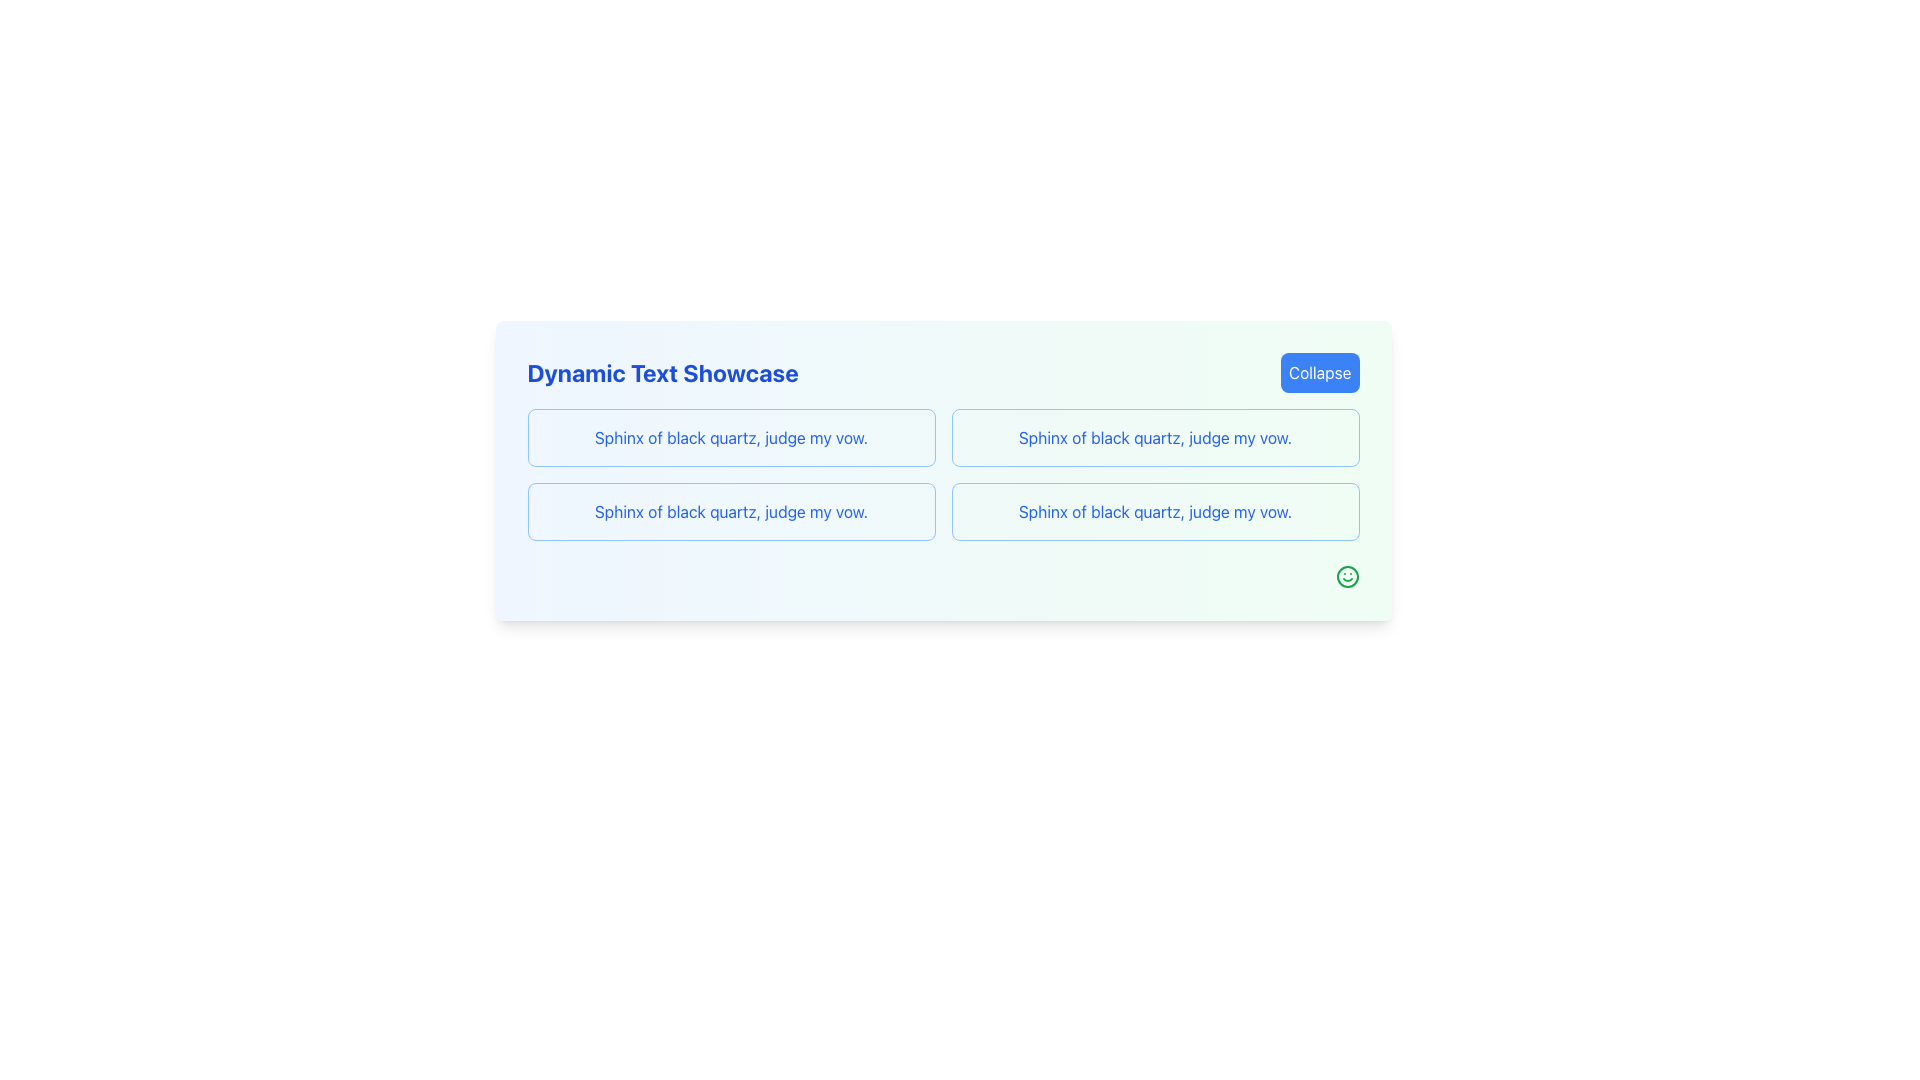  What do you see at coordinates (730, 511) in the screenshot?
I see `the static text display component located in the middle-left sub-section of the grid layout, which is the second item on the left column` at bounding box center [730, 511].